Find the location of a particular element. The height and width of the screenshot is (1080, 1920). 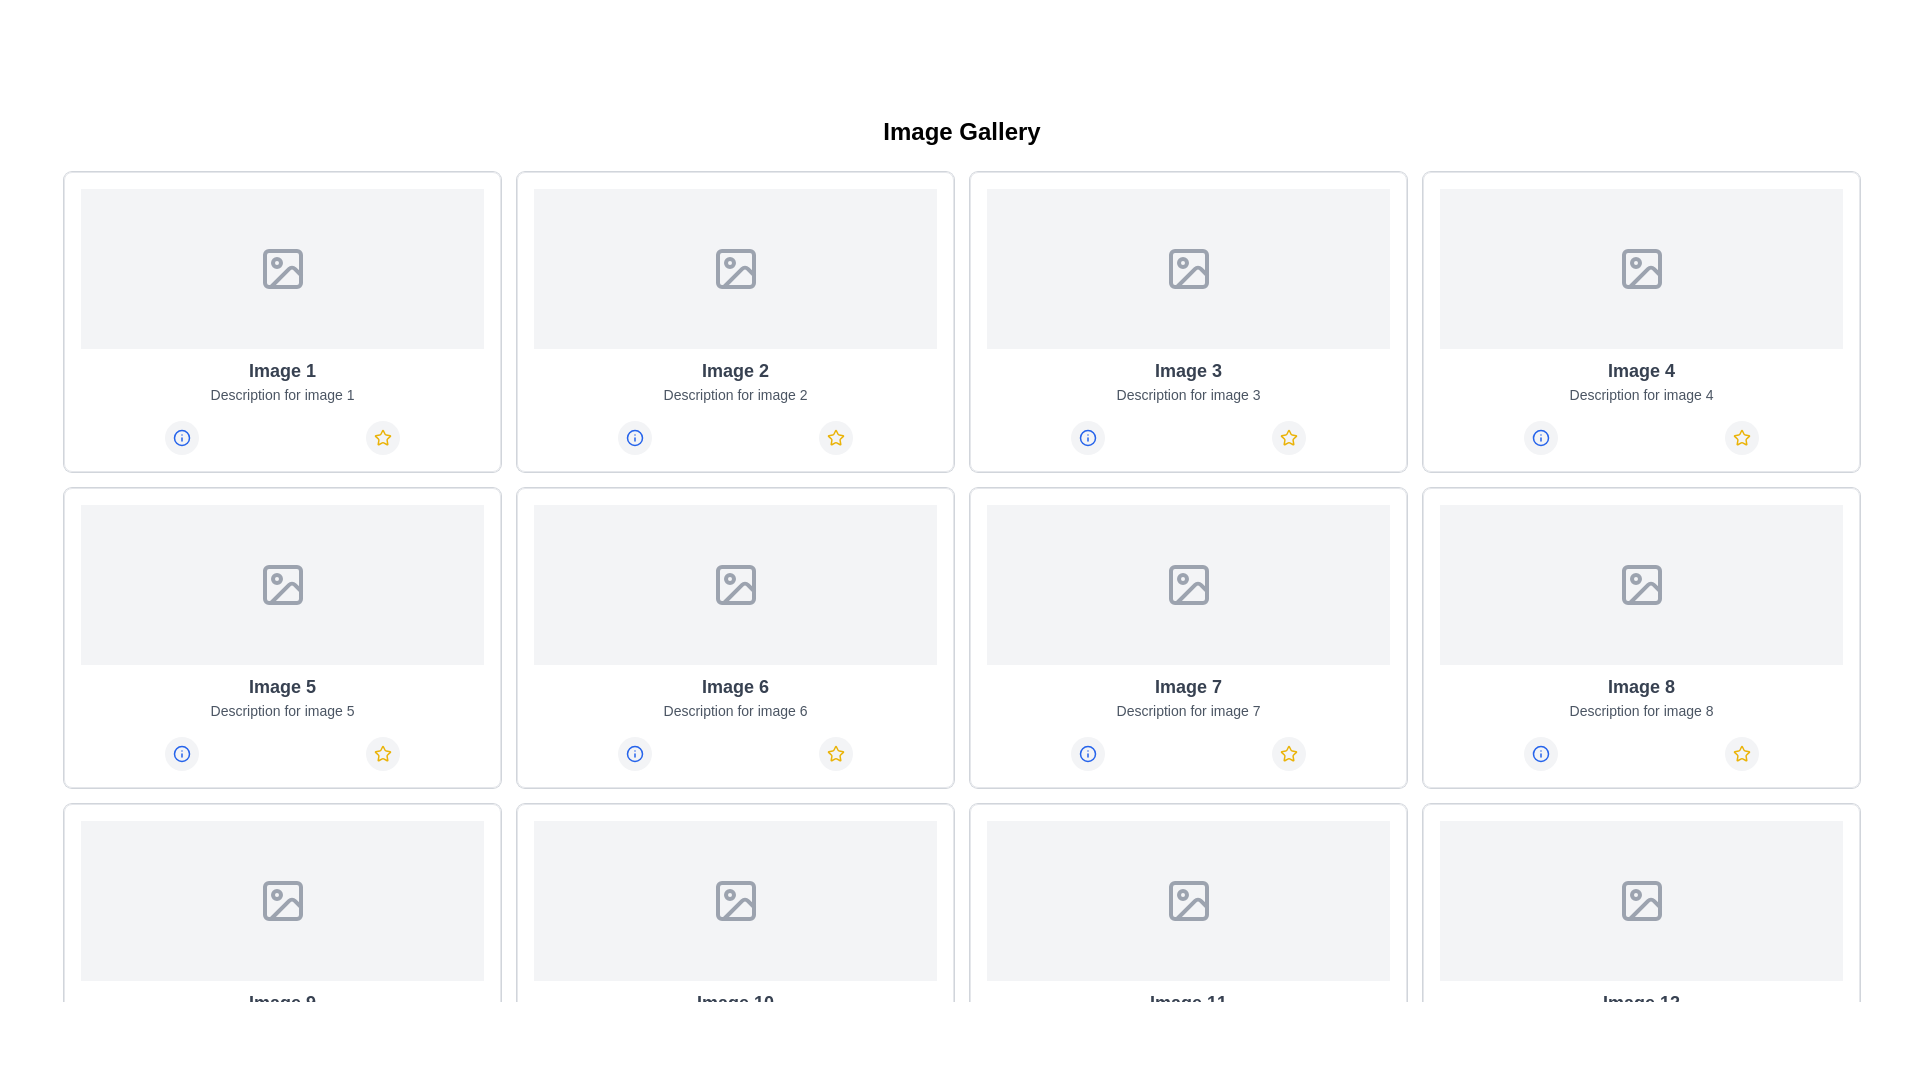

the graphical icon representing an image in the fifth image card of the gallery layout, located near the top-right corner inside the image icon is located at coordinates (284, 592).